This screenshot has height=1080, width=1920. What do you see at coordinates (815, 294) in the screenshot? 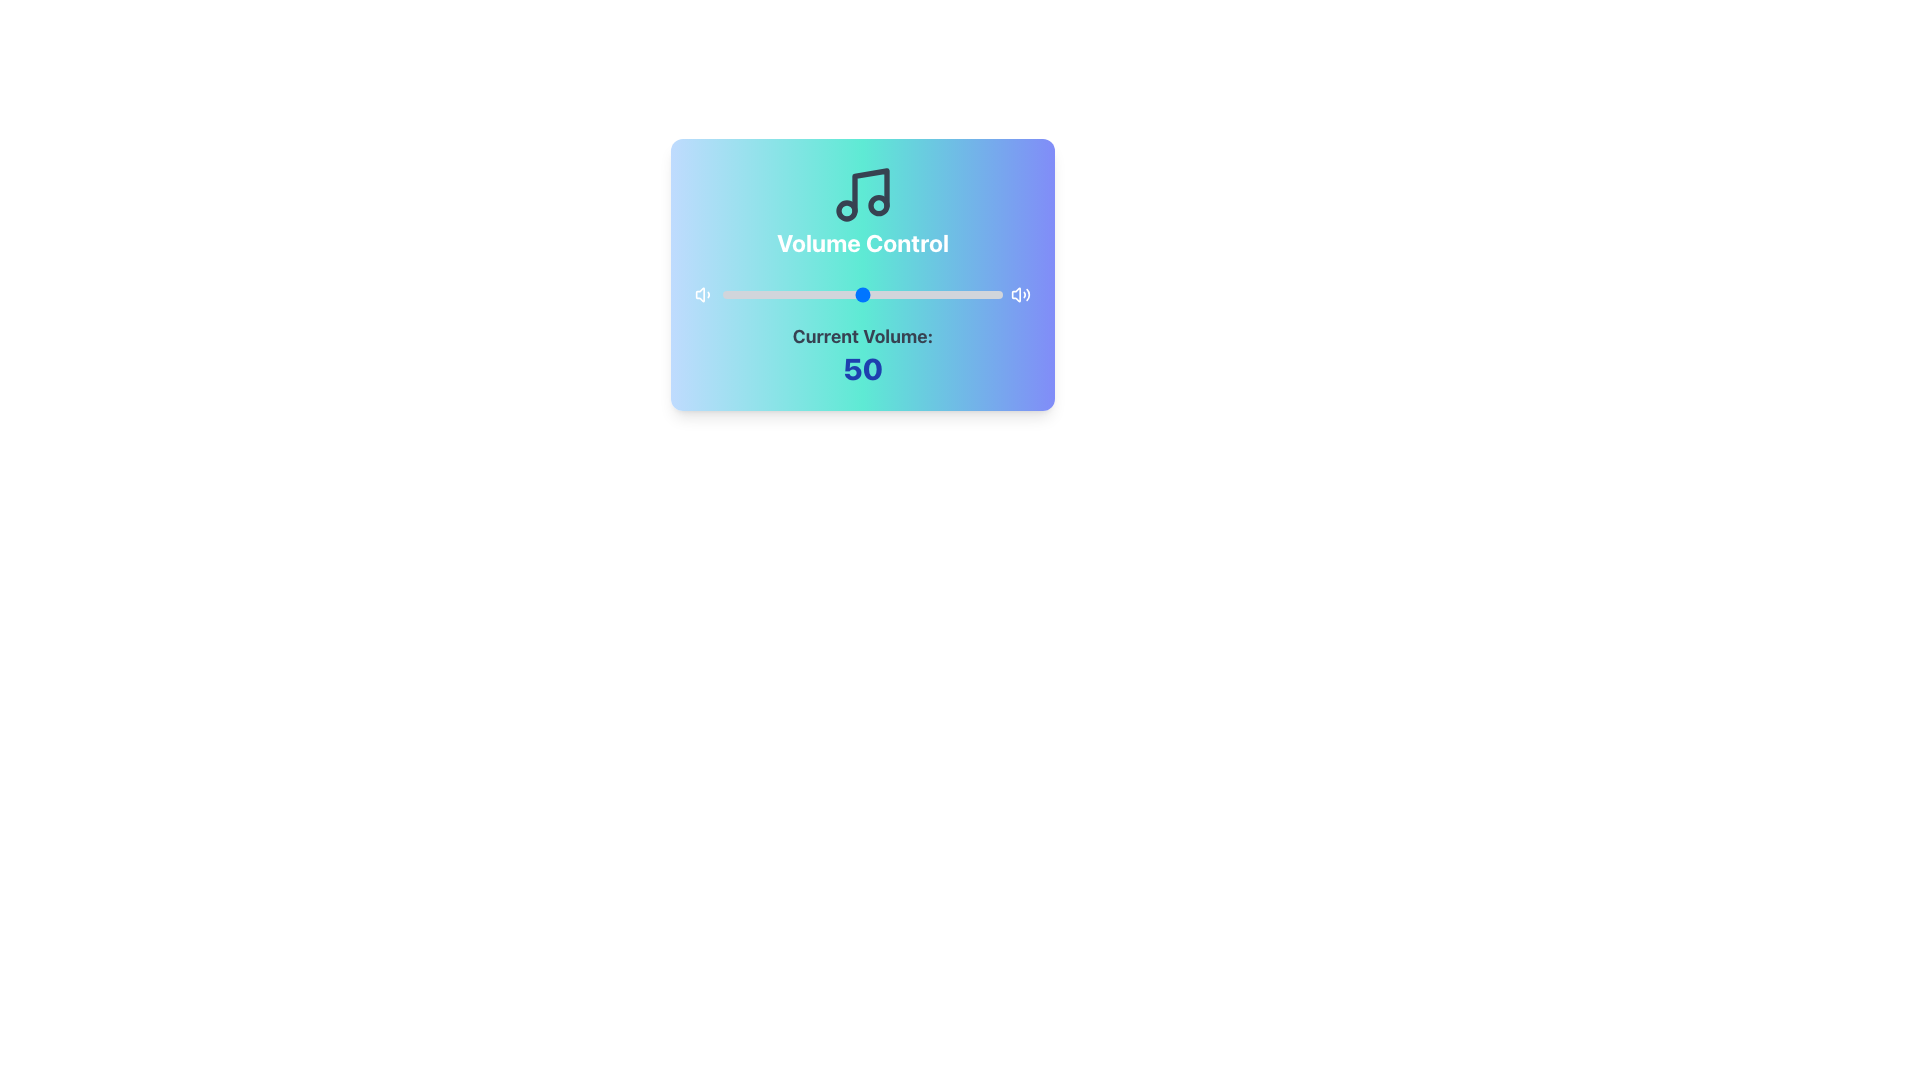
I see `the slider` at bounding box center [815, 294].